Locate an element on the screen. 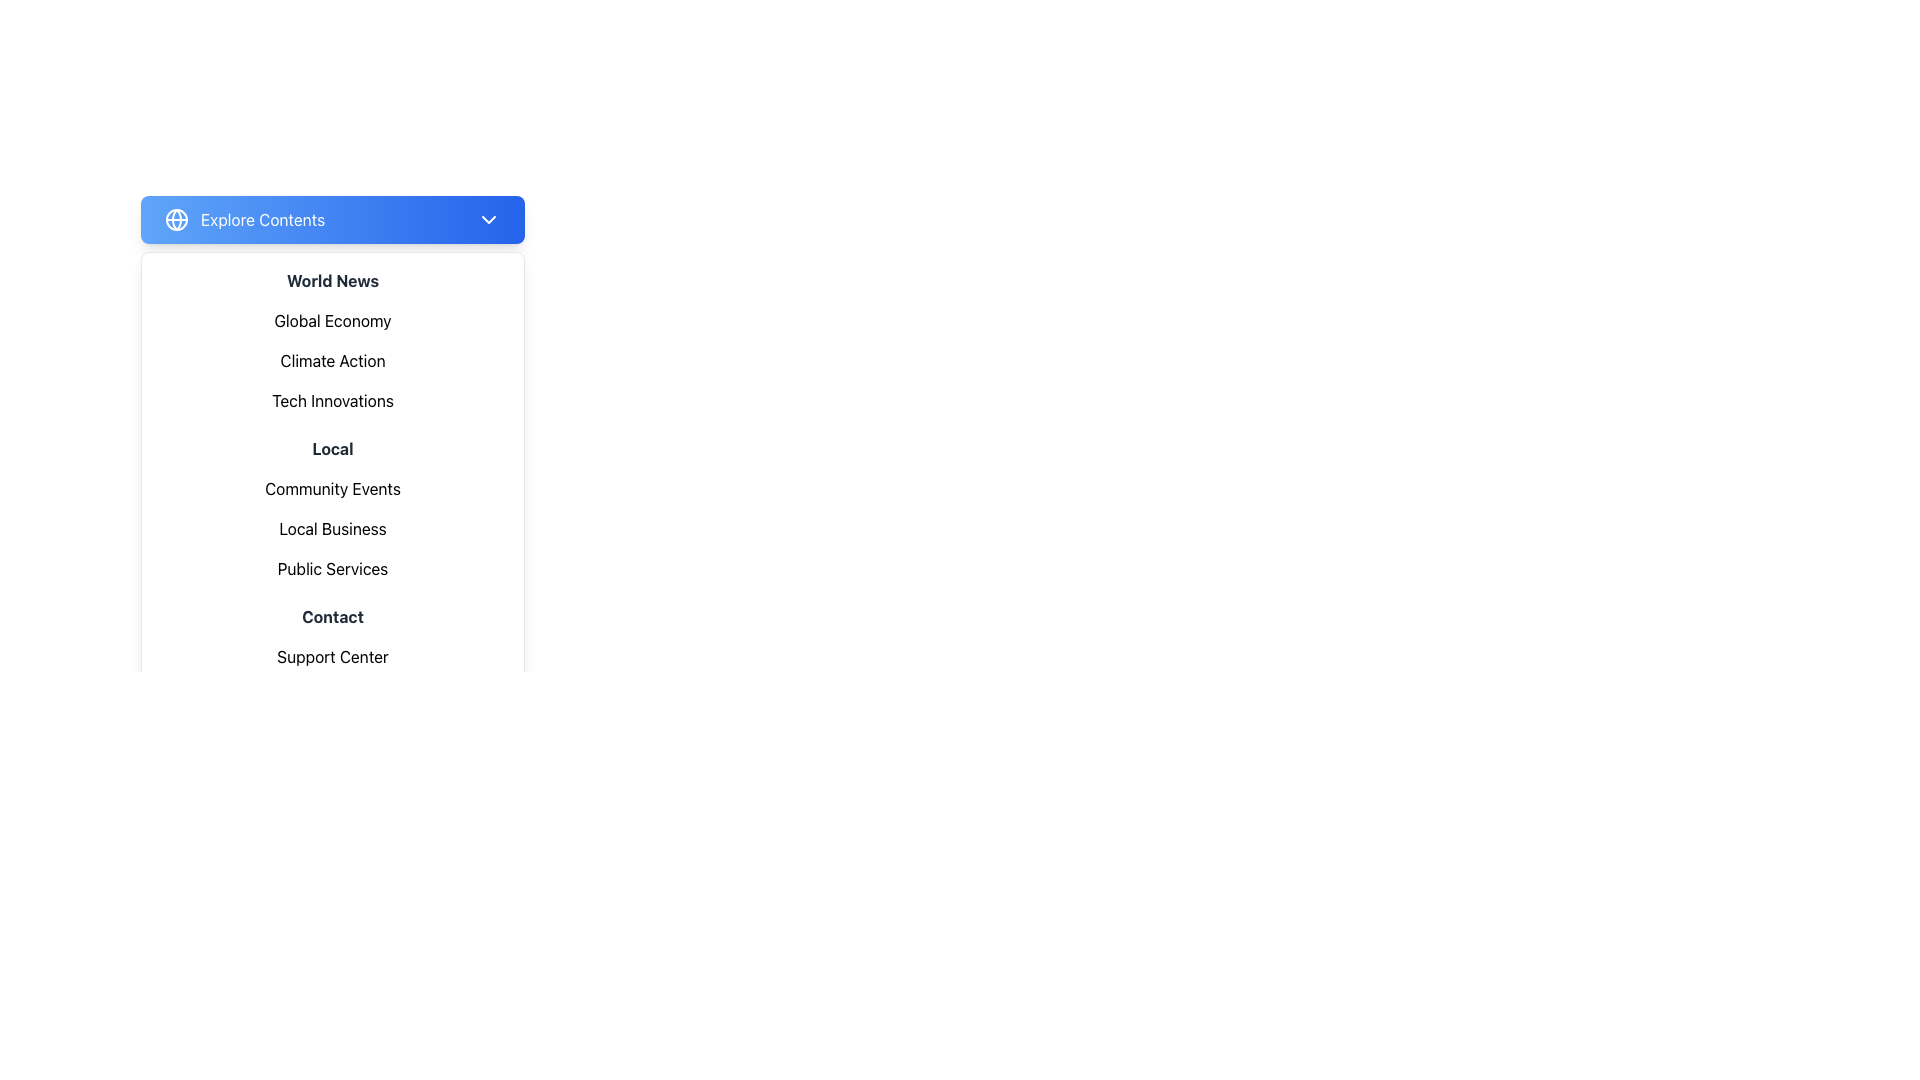 The width and height of the screenshot is (1920, 1080). the 'Global Economy' menu item, which is the first option under the 'World News' section in the dropdown menu is located at coordinates (332, 319).